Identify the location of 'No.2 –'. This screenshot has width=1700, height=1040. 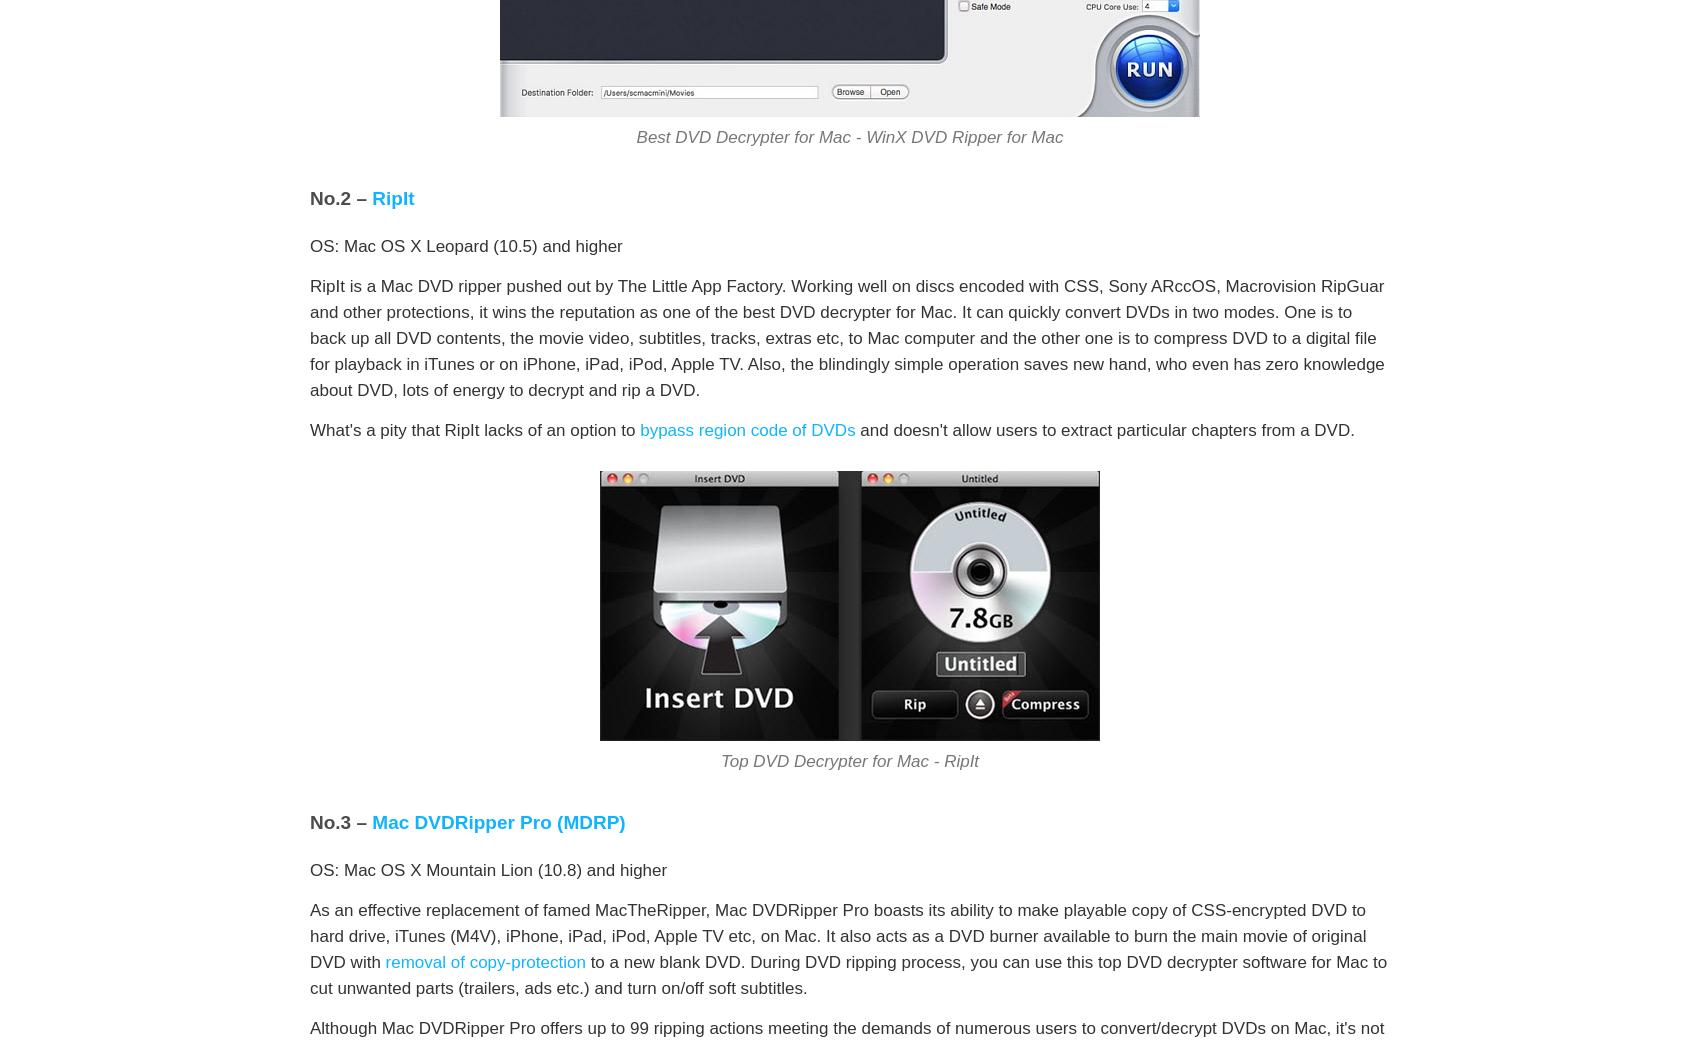
(310, 198).